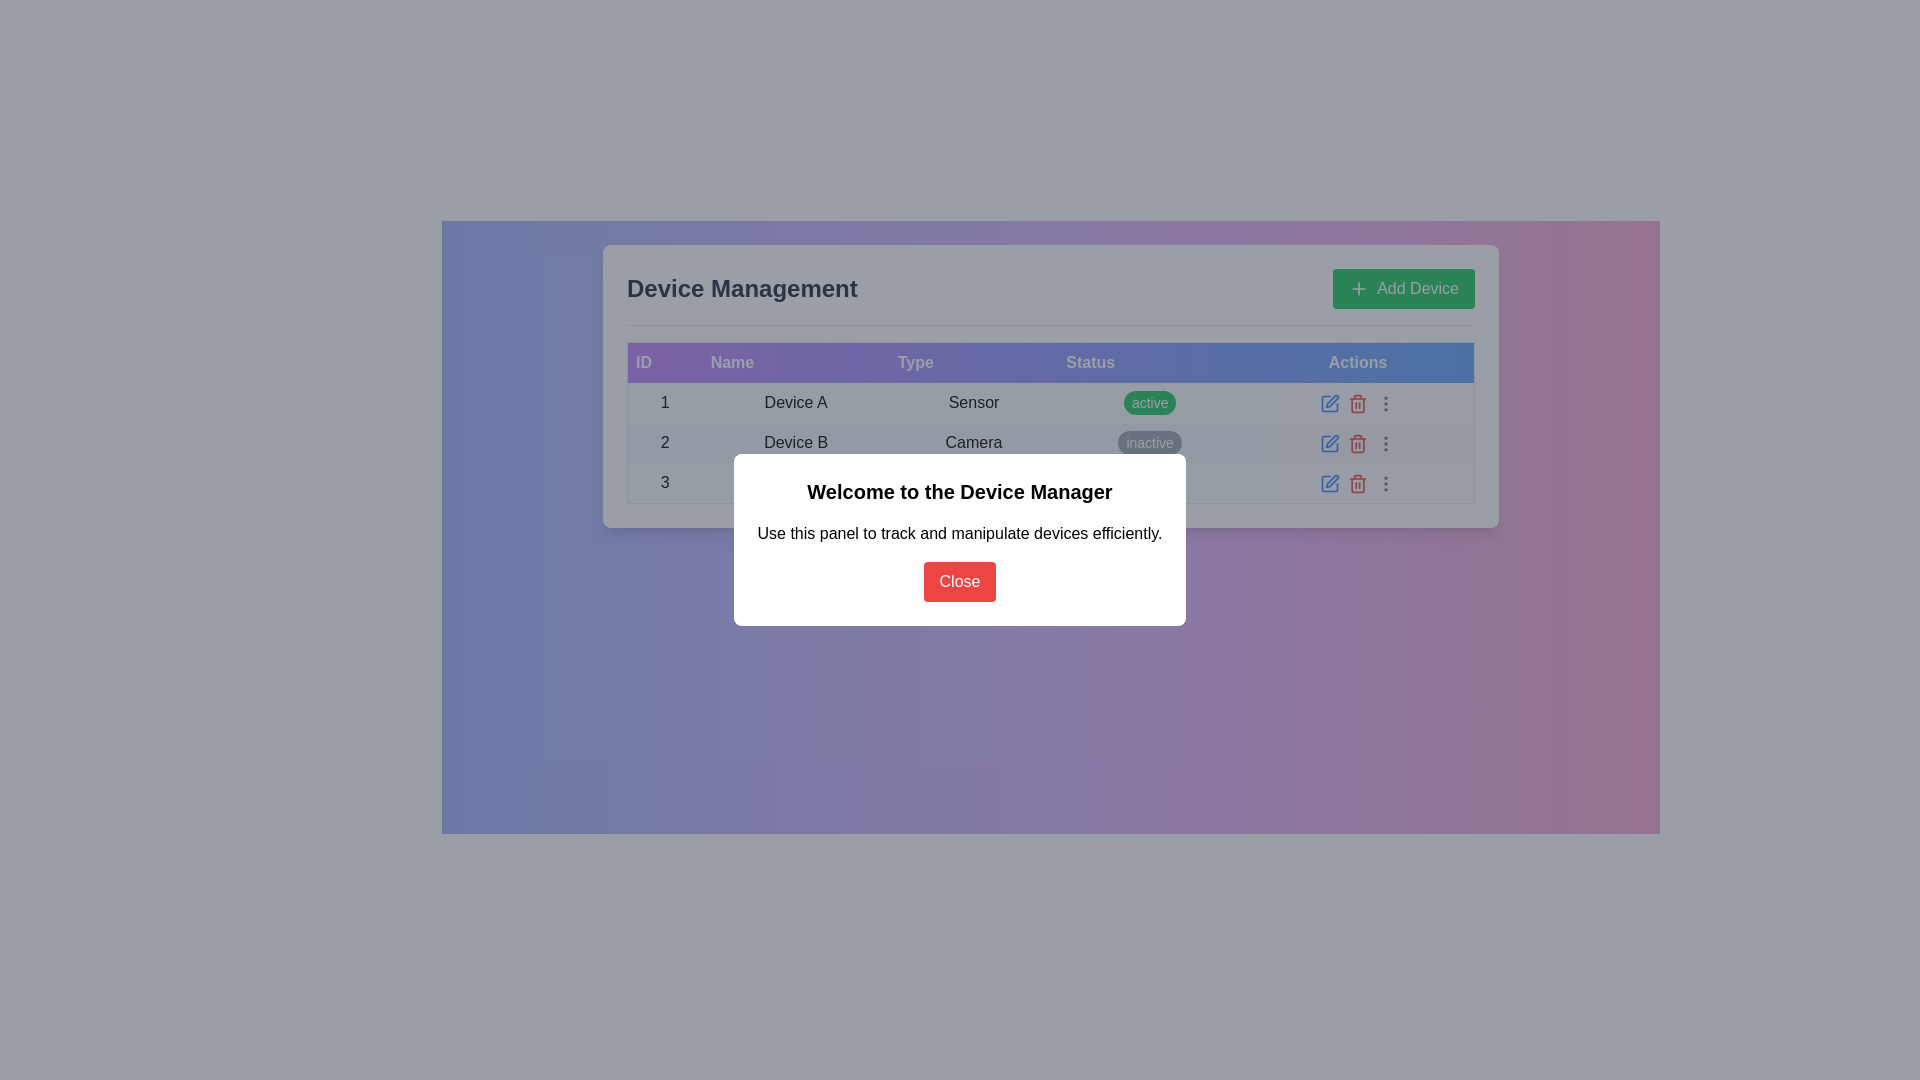 The height and width of the screenshot is (1080, 1920). Describe the element at coordinates (1358, 402) in the screenshot. I see `the red trash icon in the 'Actions' column of the second row of the Device Management table` at that location.